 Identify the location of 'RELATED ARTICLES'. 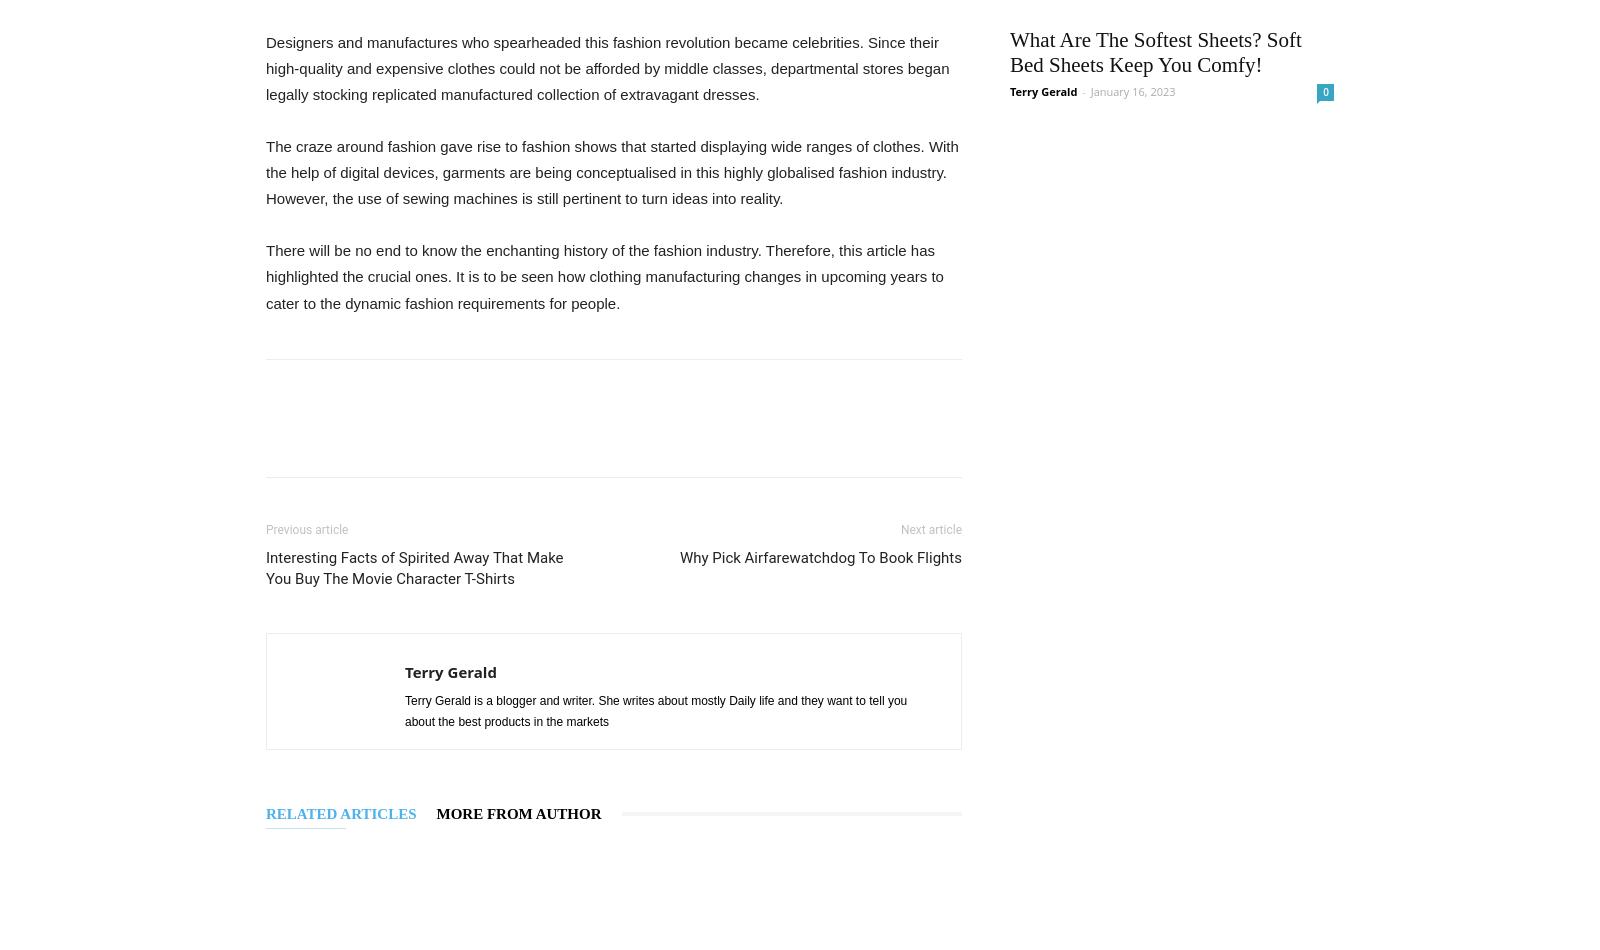
(340, 812).